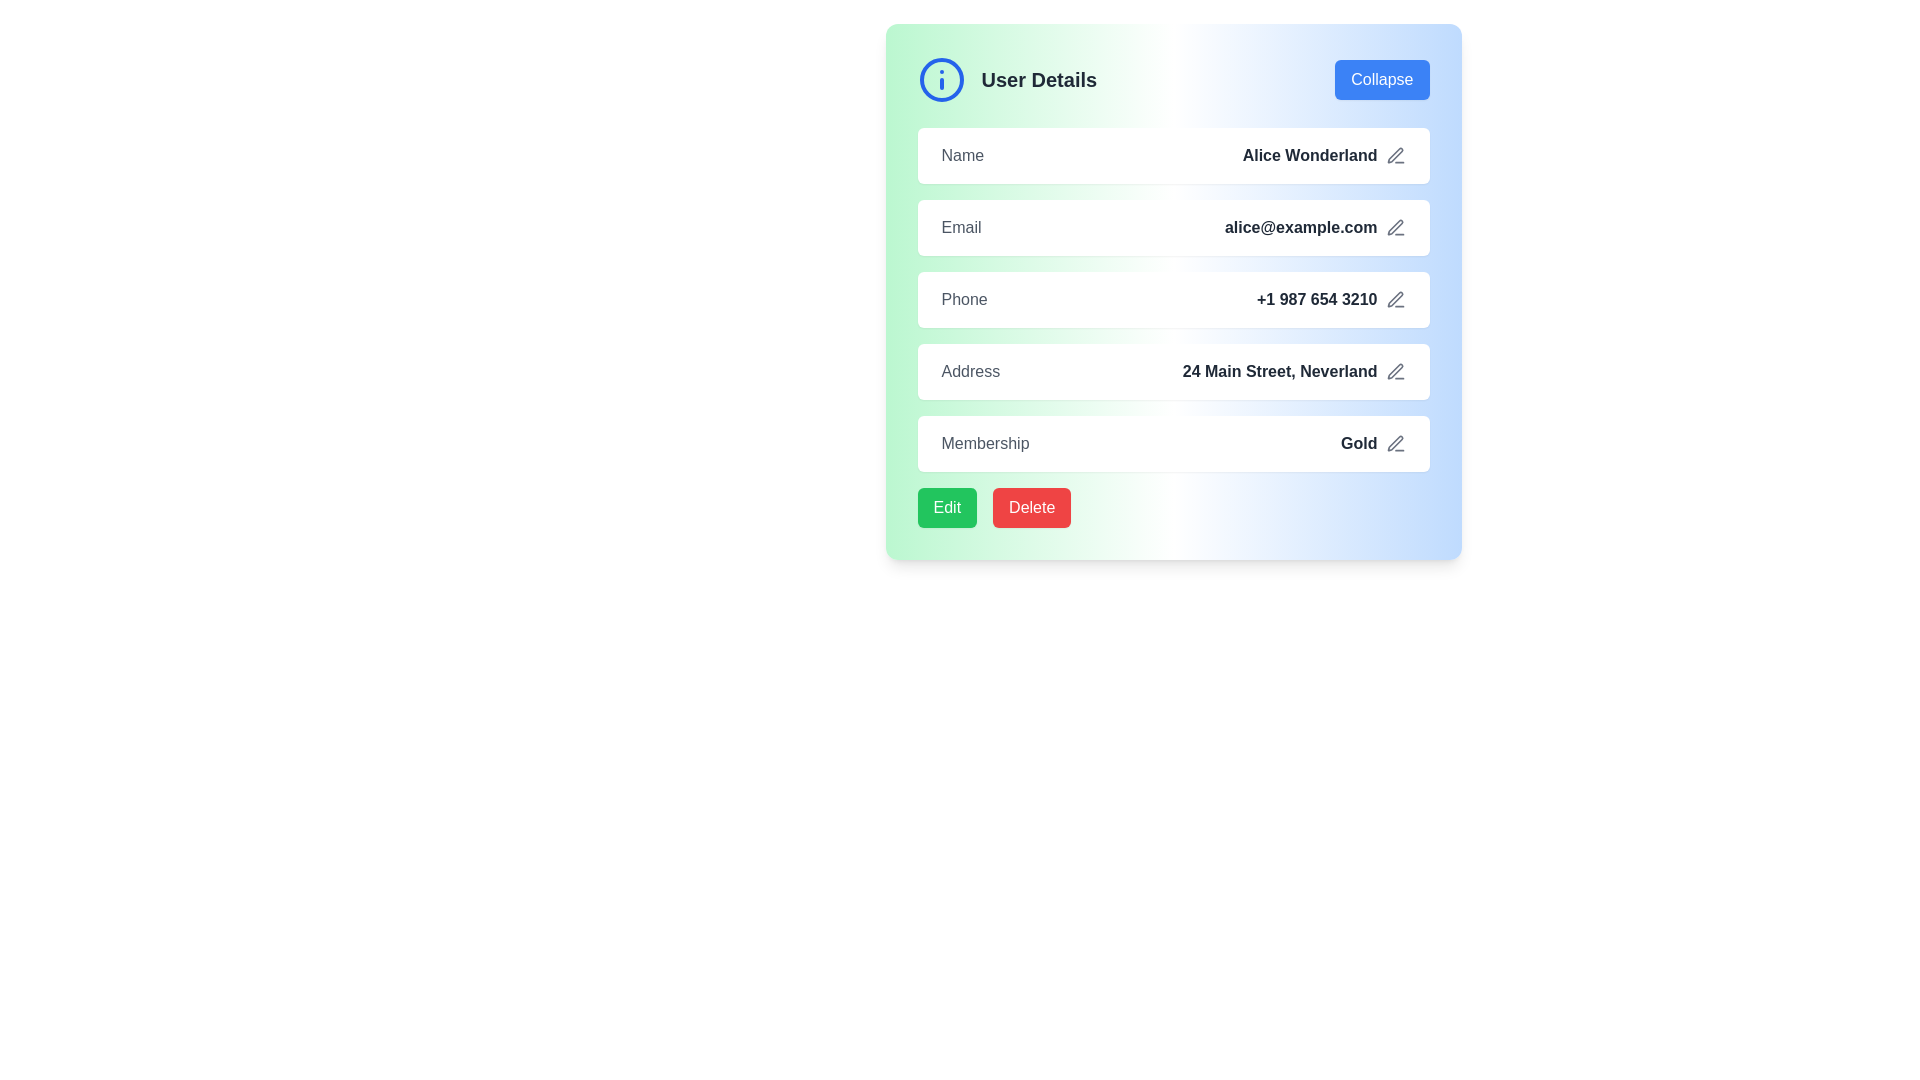 This screenshot has width=1920, height=1080. Describe the element at coordinates (964, 300) in the screenshot. I see `the static text label that indicates the phone number, located to the left of the phone number '+1 987 654 3210' and above a small pencil icon for editing` at that location.